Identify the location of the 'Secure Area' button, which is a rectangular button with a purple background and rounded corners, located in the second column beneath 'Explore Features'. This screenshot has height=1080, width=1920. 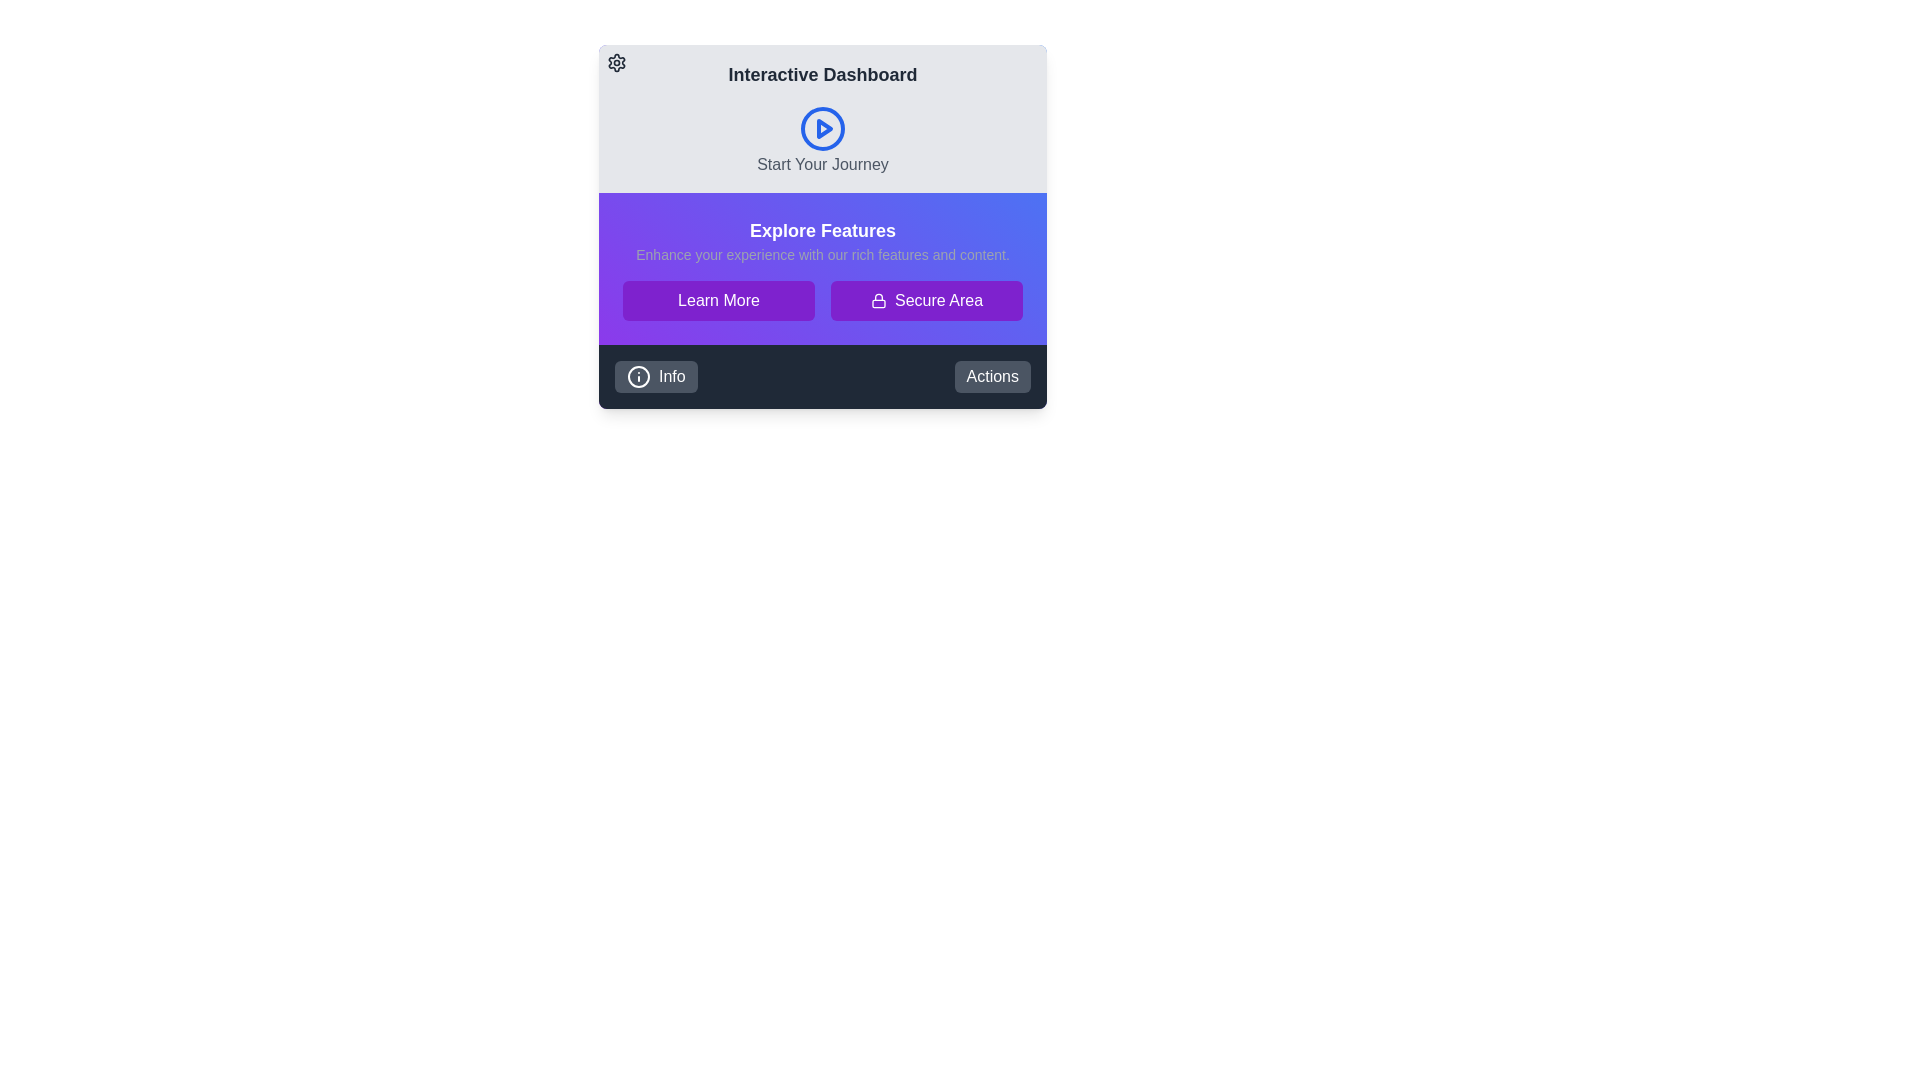
(925, 300).